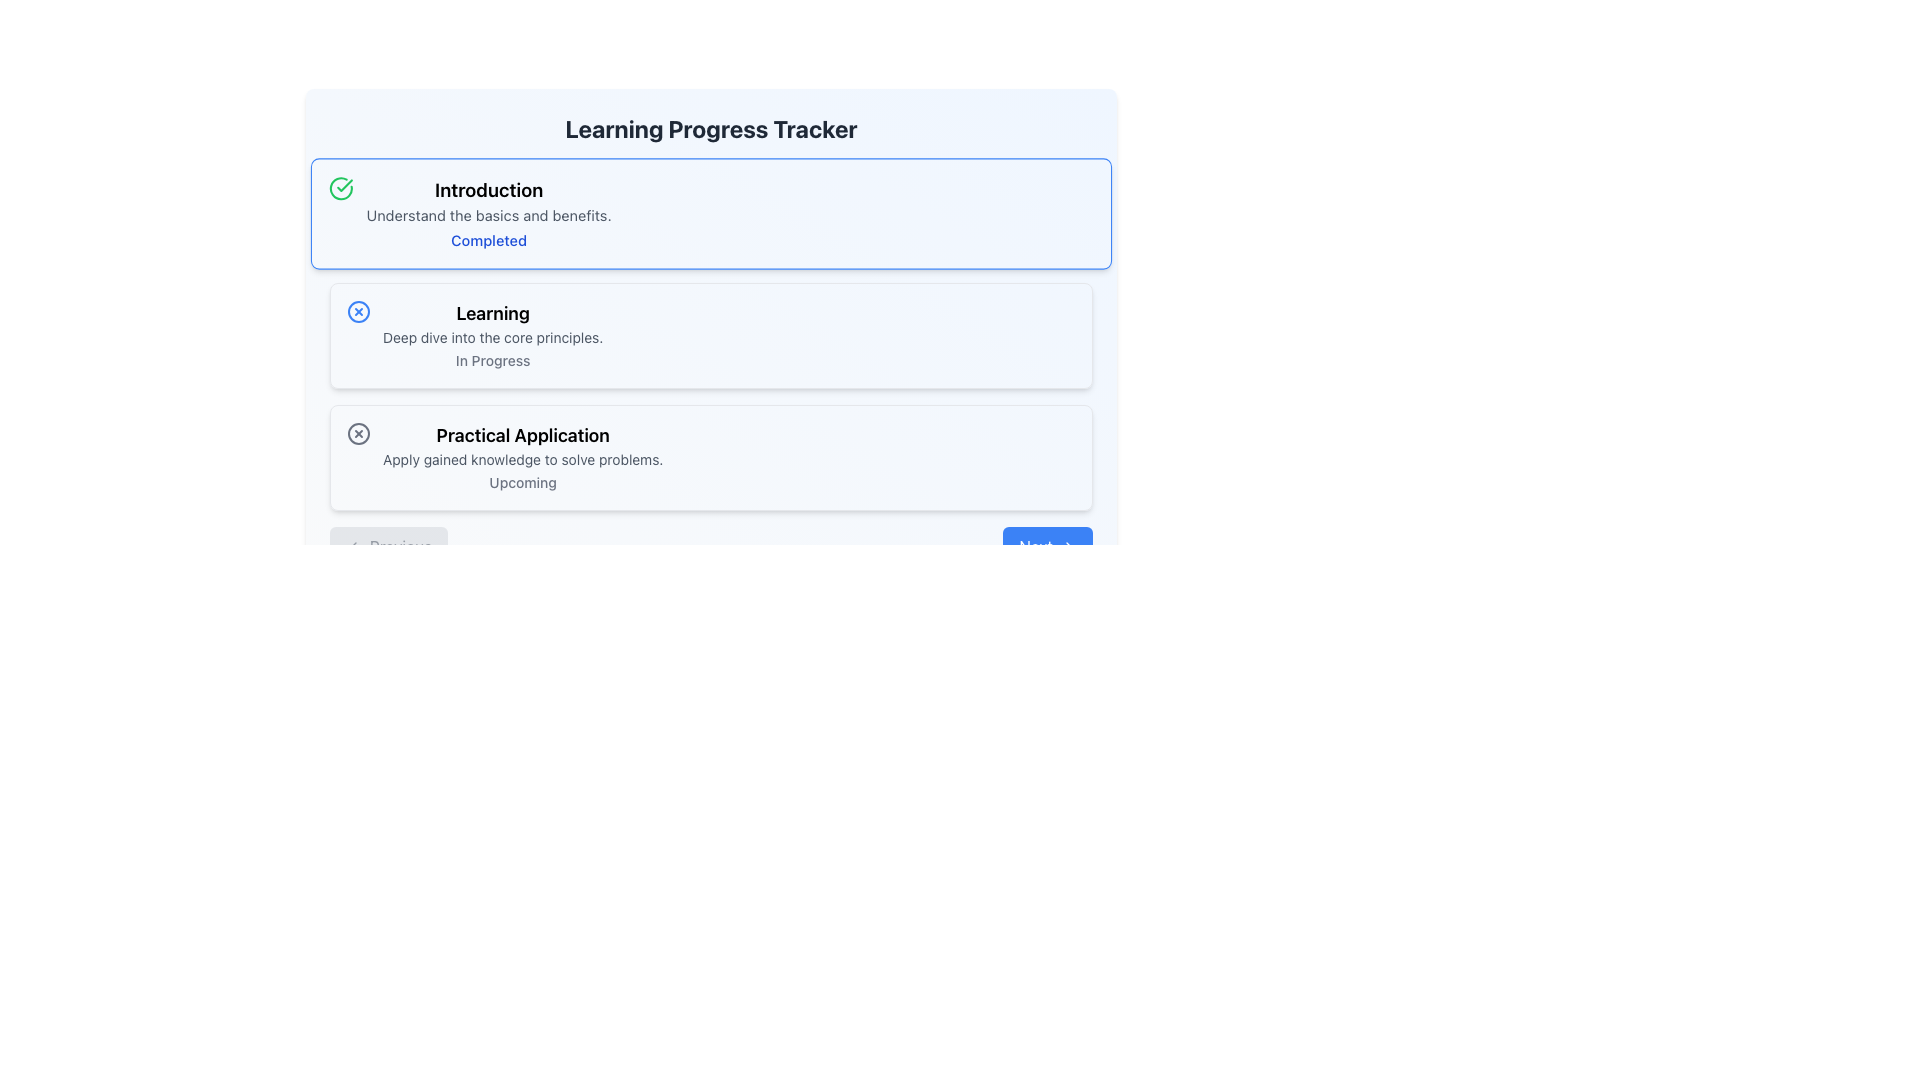 This screenshot has width=1920, height=1080. I want to click on the circular icon with a gray outline and 'X' symbol, located to the left of the 'Practical Application' text in the third section of the progress tracker, so click(359, 433).